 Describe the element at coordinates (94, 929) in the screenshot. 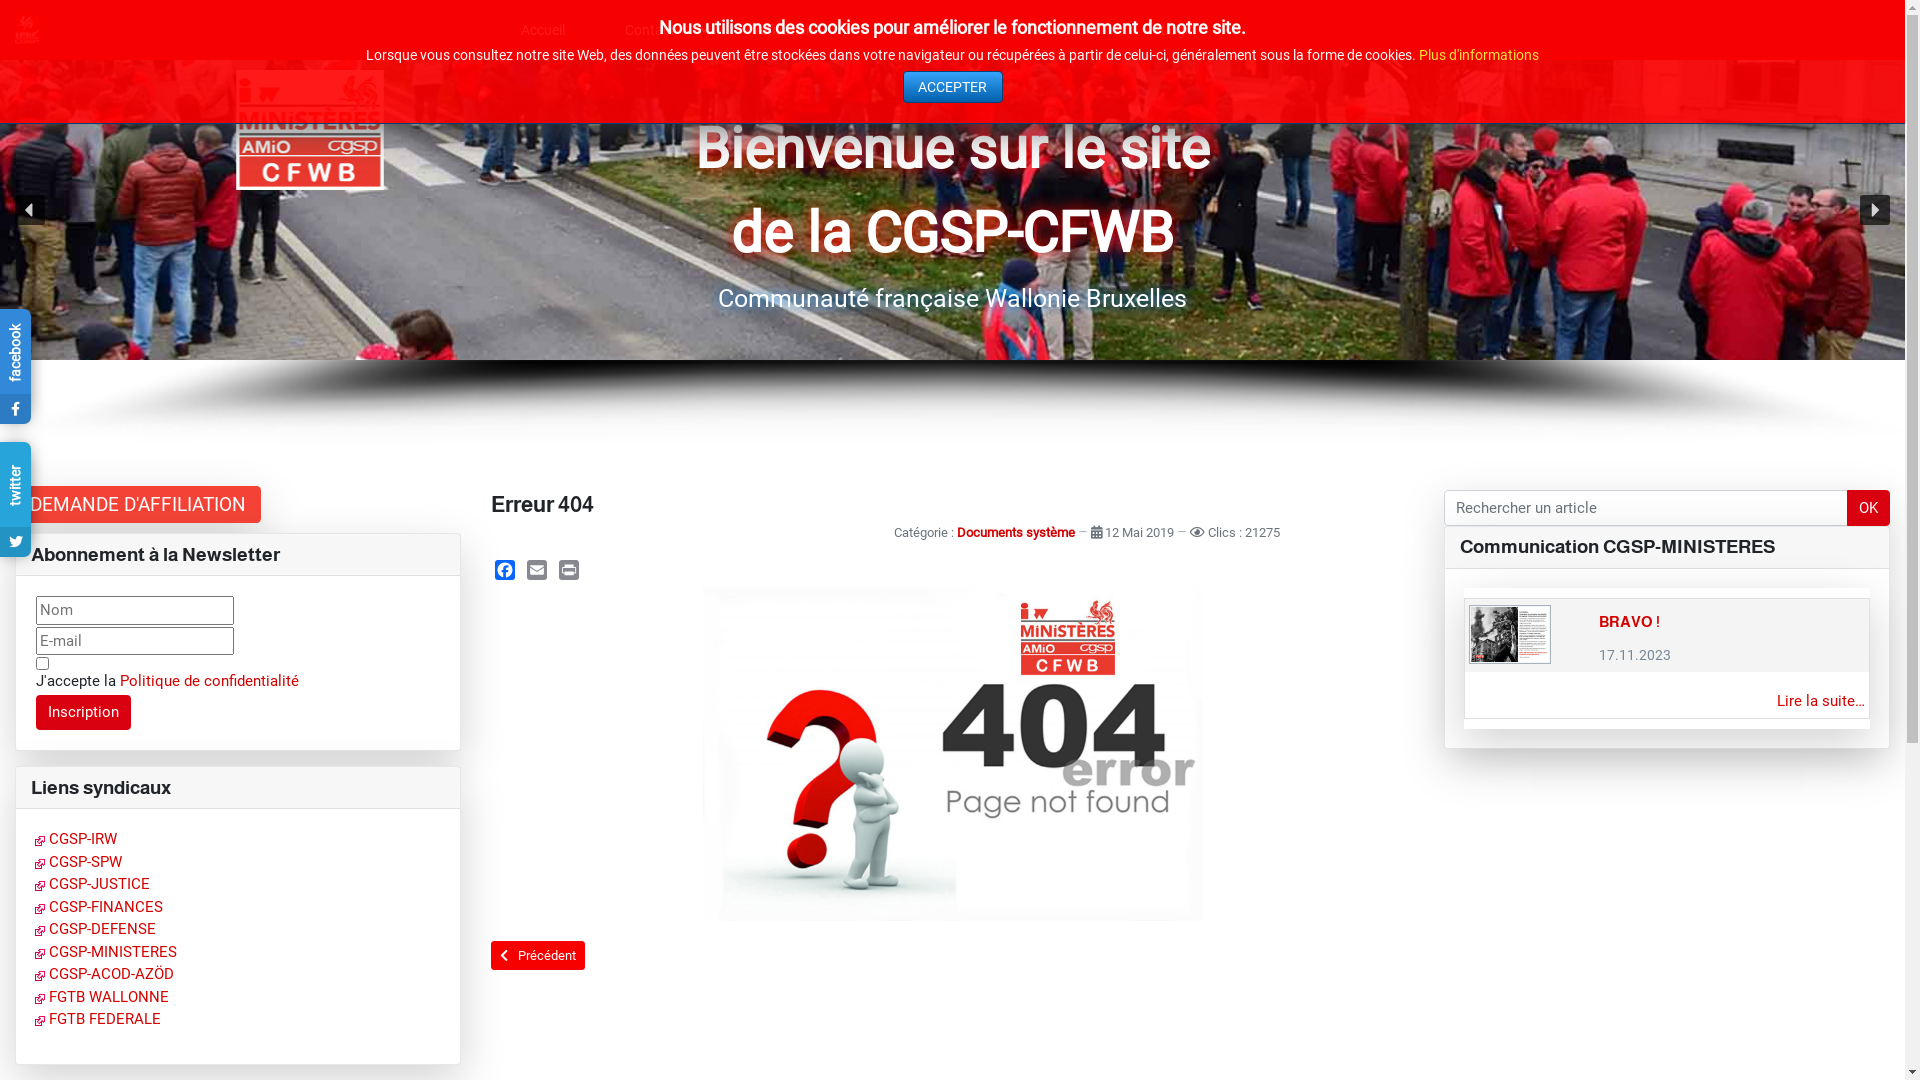

I see `' CGSP-DEFENSE'` at that location.